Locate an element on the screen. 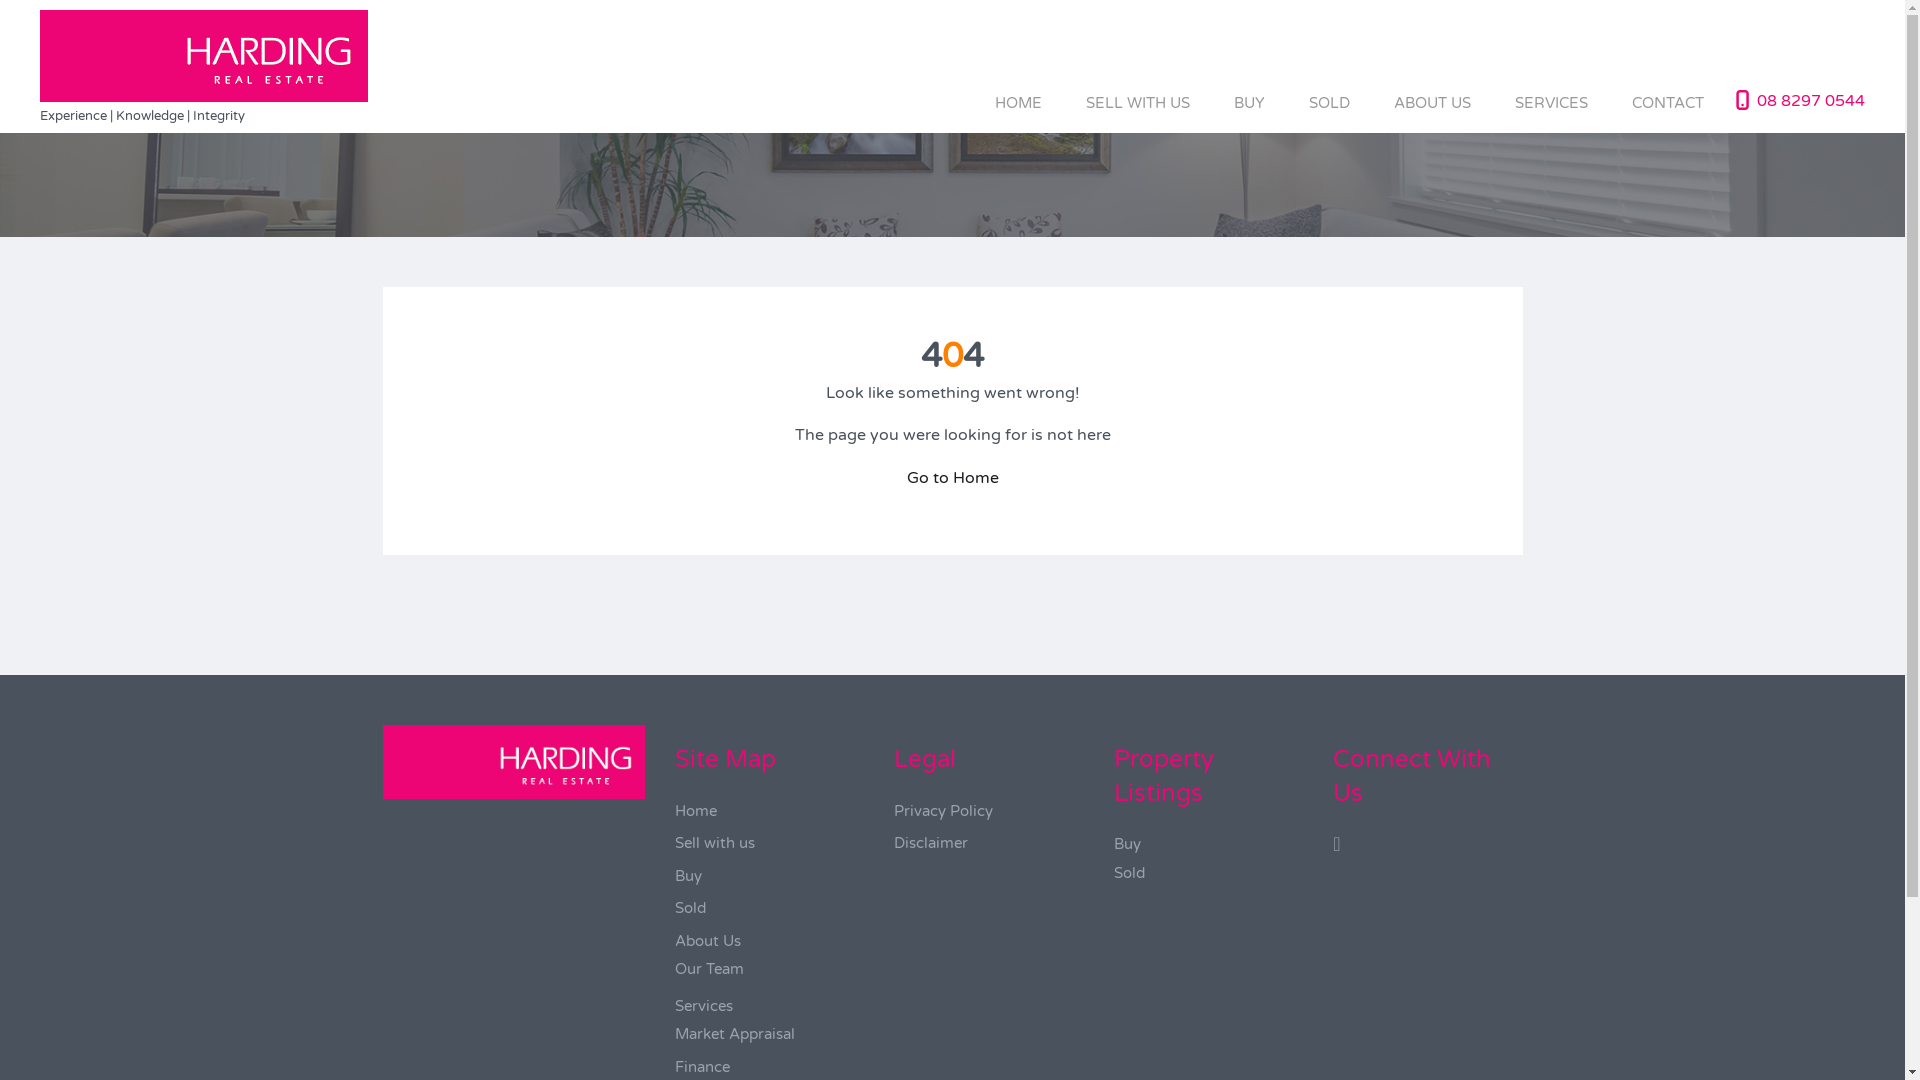 This screenshot has width=1920, height=1080. 'Privacy Policy' is located at coordinates (942, 810).